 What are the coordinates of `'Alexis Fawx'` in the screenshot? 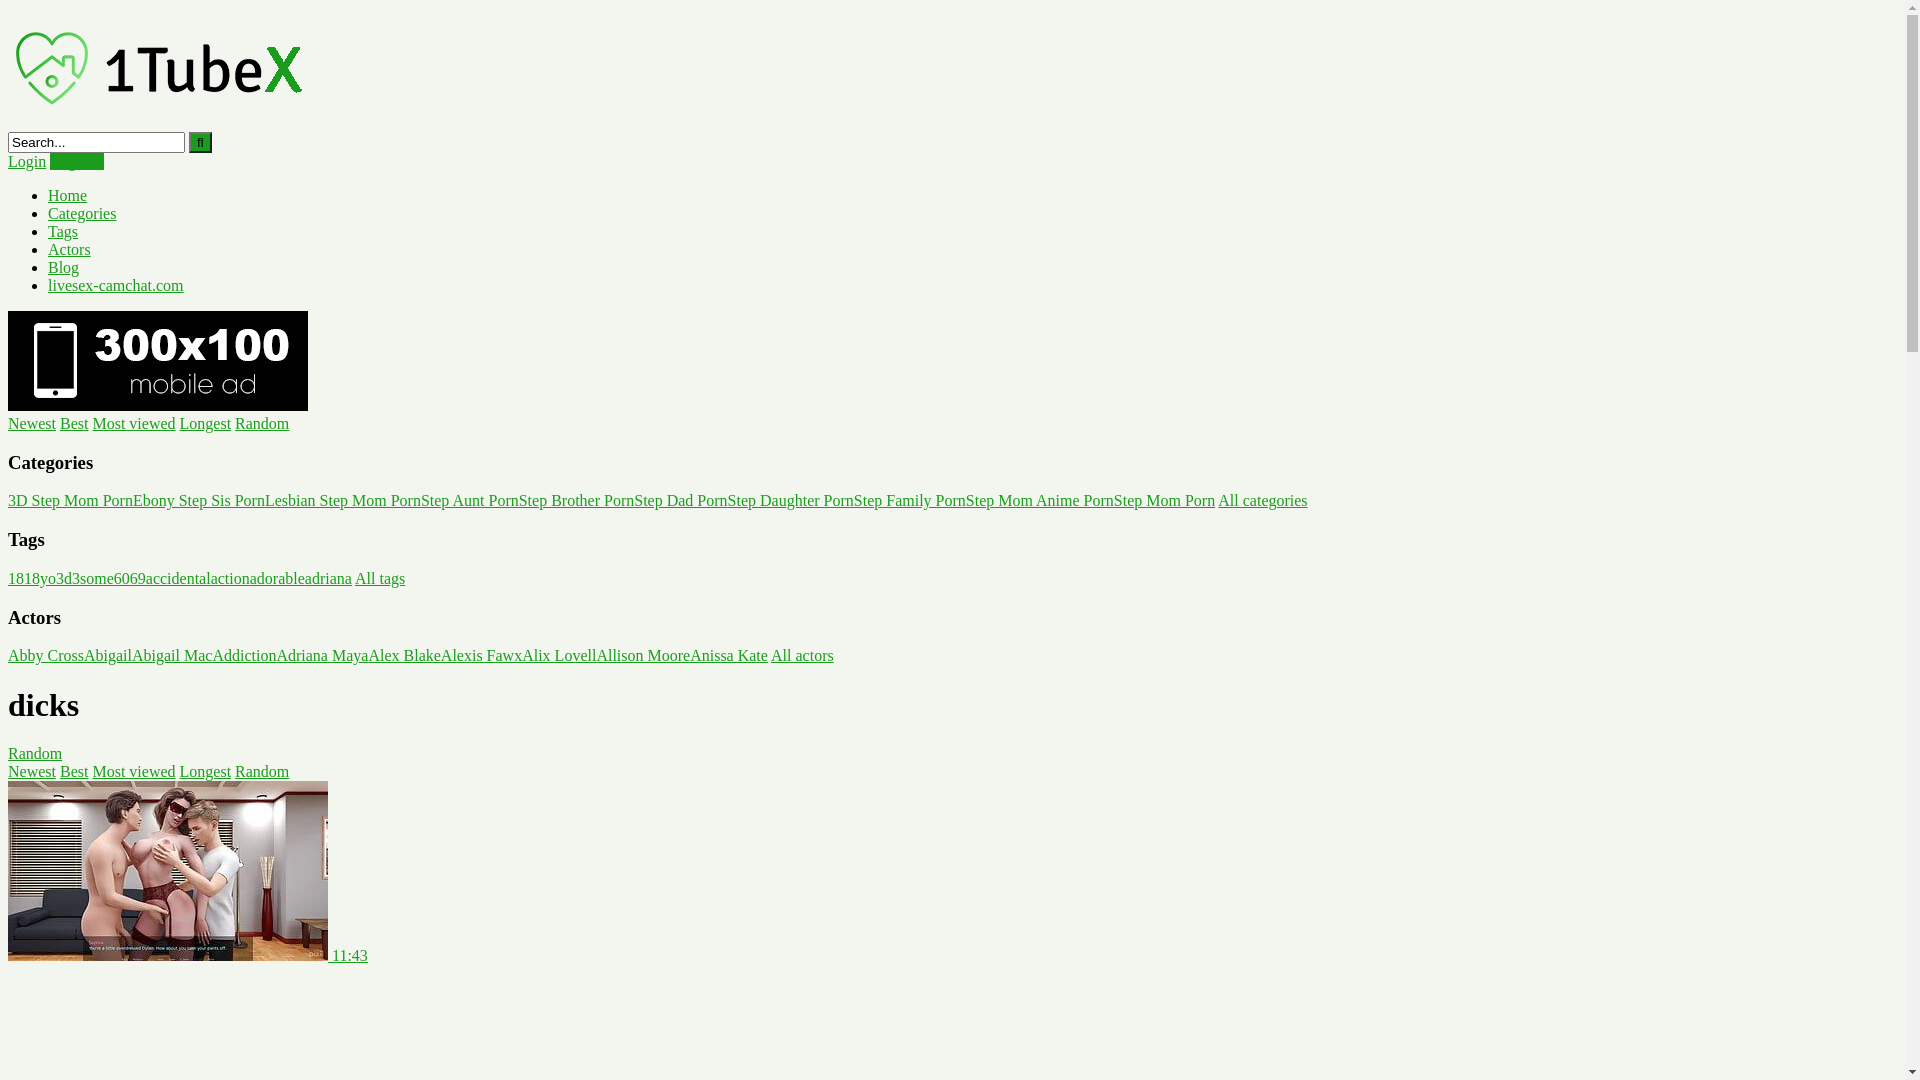 It's located at (481, 655).